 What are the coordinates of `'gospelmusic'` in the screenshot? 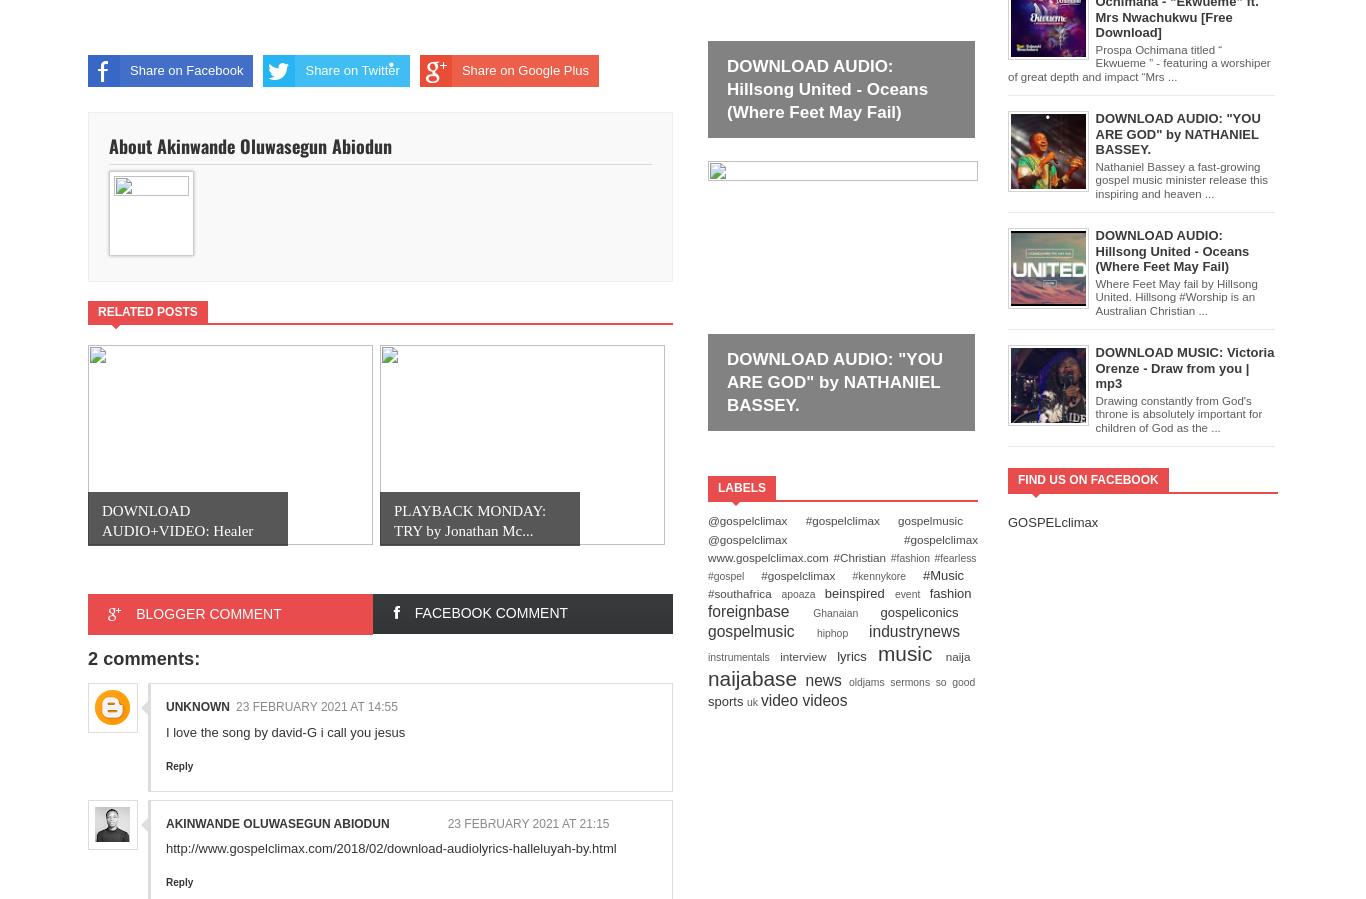 It's located at (761, 629).